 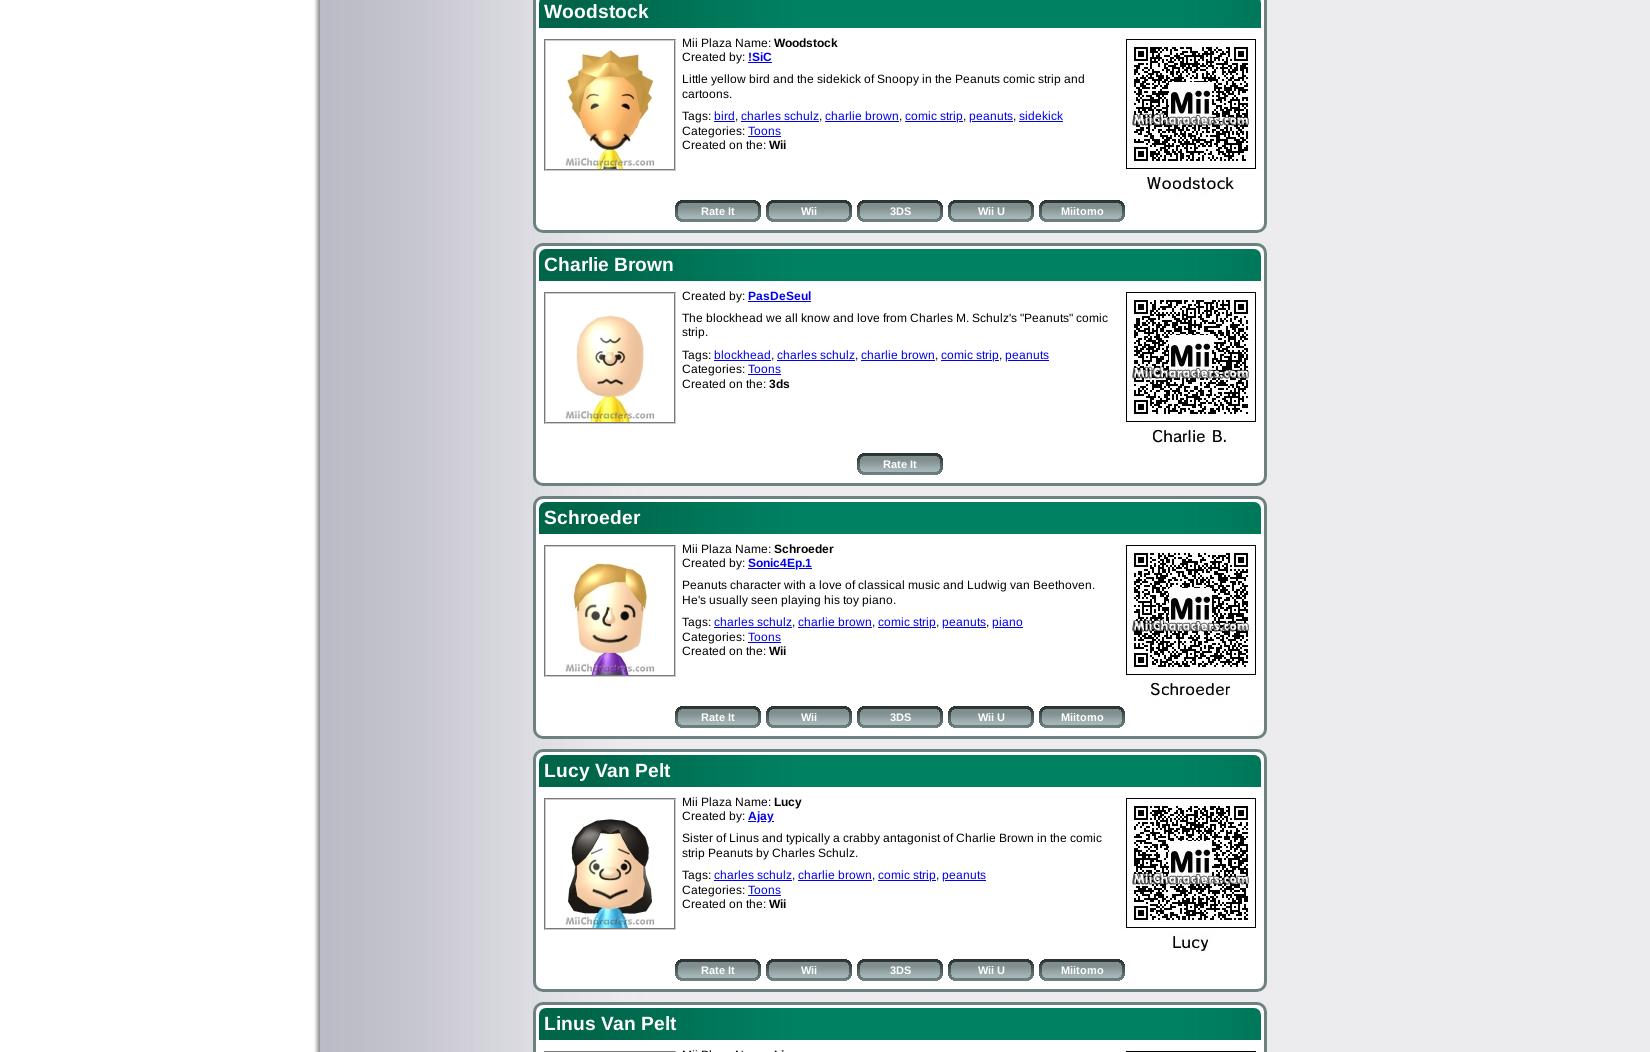 I want to click on '!SiC', so click(x=758, y=54).